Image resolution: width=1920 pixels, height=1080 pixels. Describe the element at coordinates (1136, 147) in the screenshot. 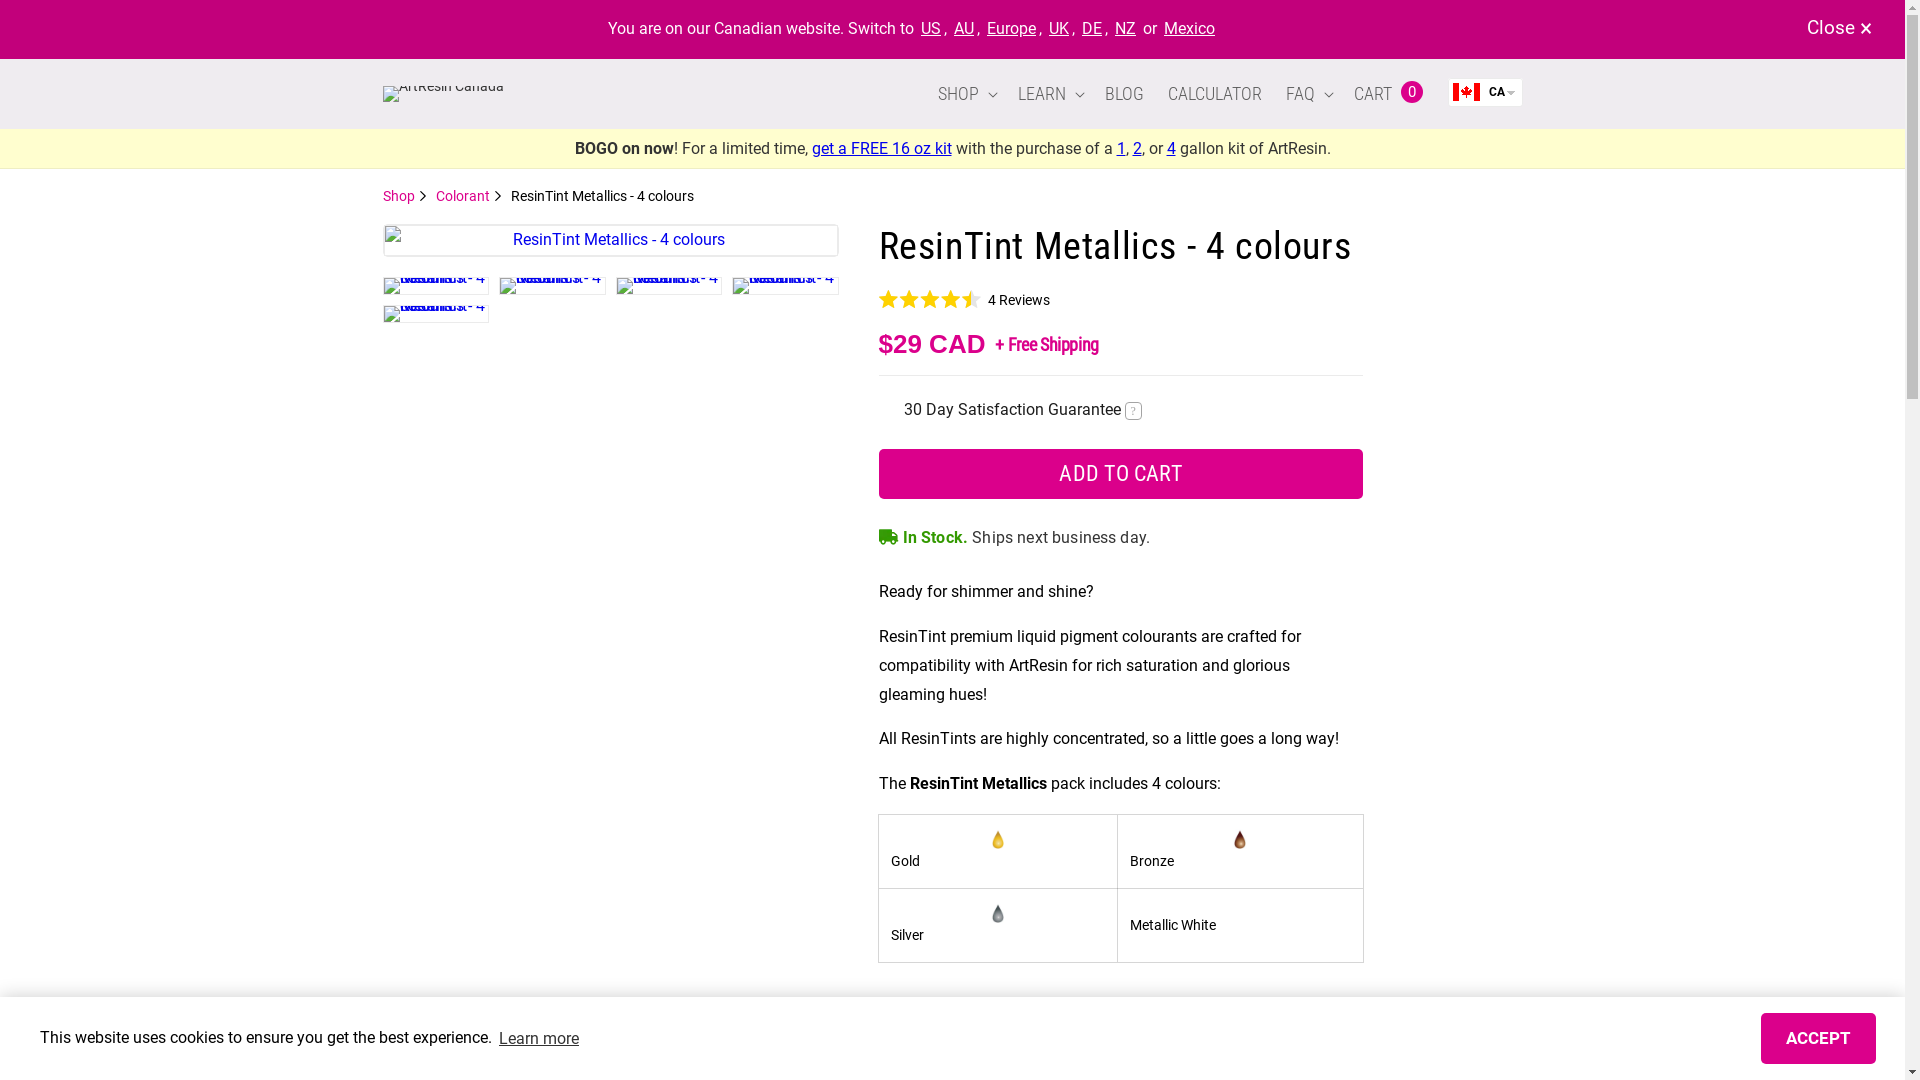

I see `'2'` at that location.